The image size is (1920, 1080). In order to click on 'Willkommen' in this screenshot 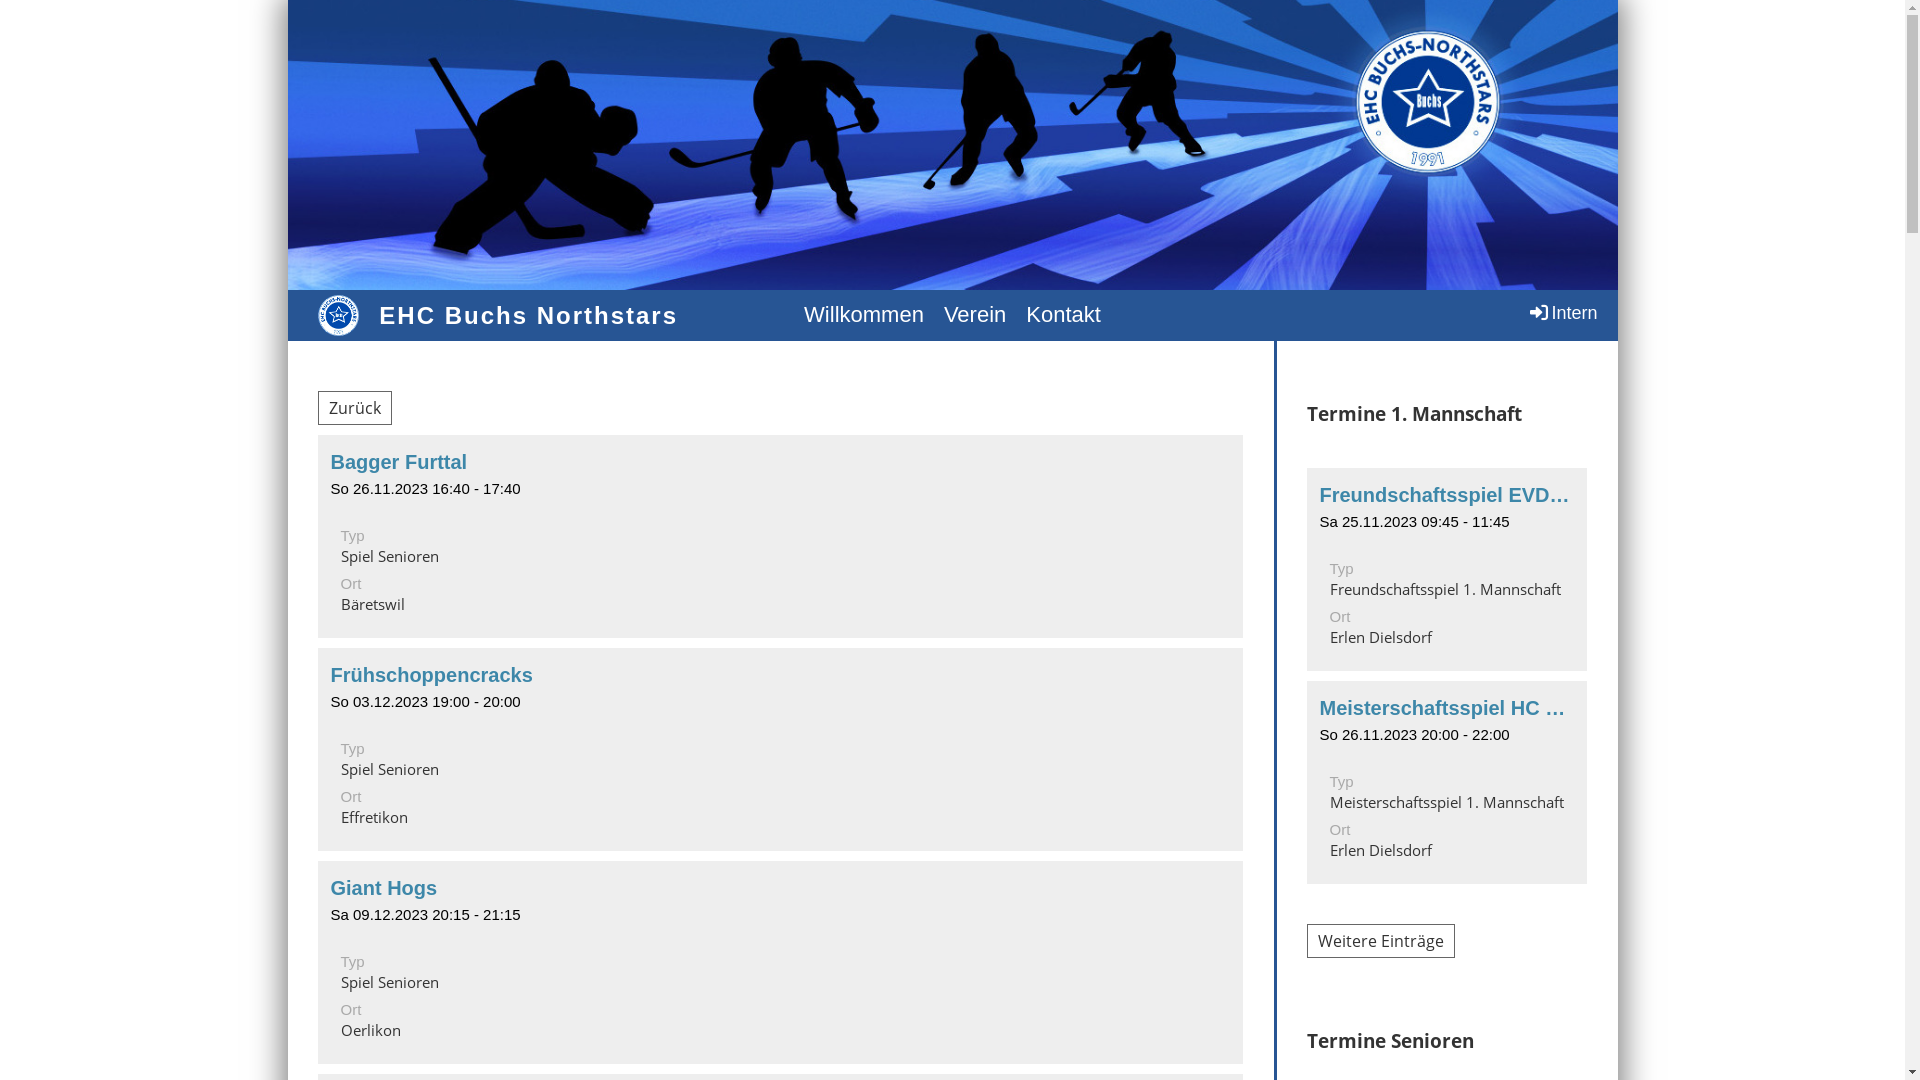, I will do `click(864, 315)`.